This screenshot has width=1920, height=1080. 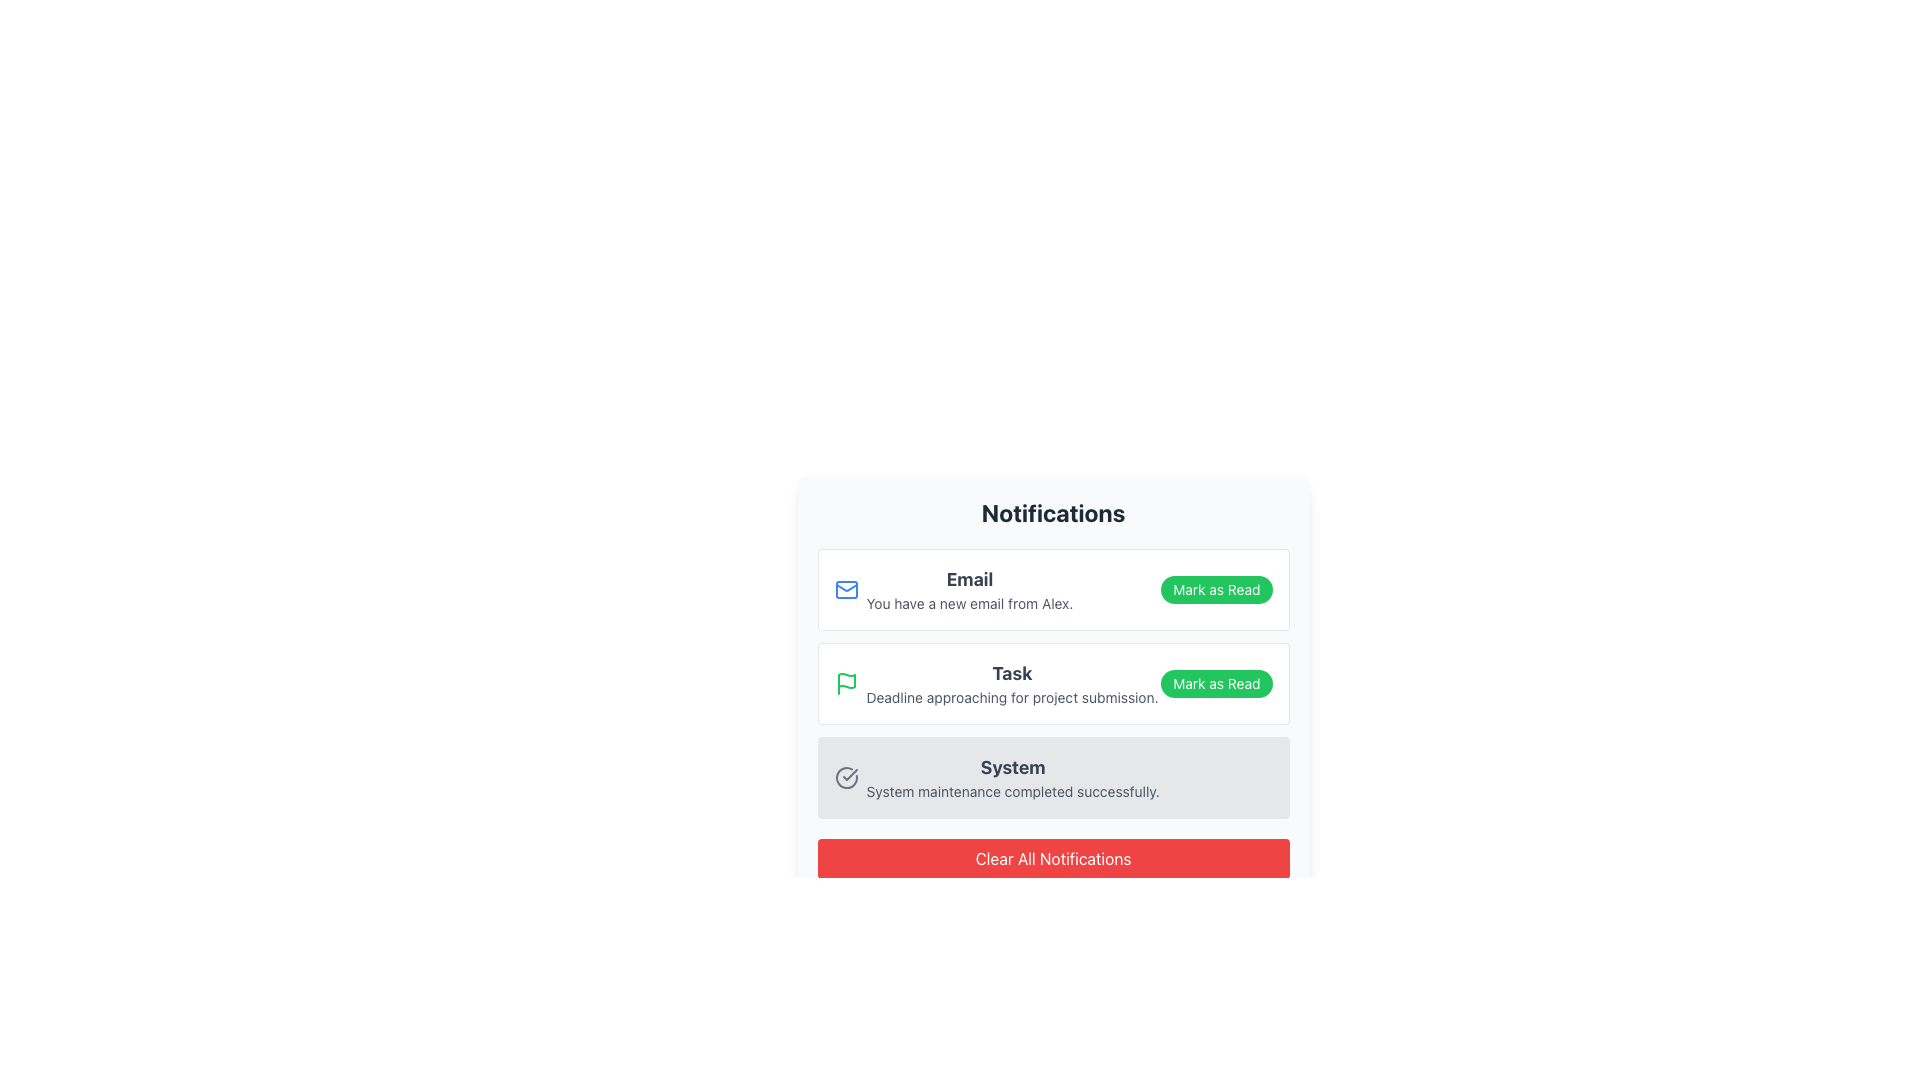 What do you see at coordinates (969, 589) in the screenshot?
I see `notification text block displaying a recent email alert from Alex, located in the notification pane below the title bar labeled 'Notifications' and above the 'Task' notification` at bounding box center [969, 589].